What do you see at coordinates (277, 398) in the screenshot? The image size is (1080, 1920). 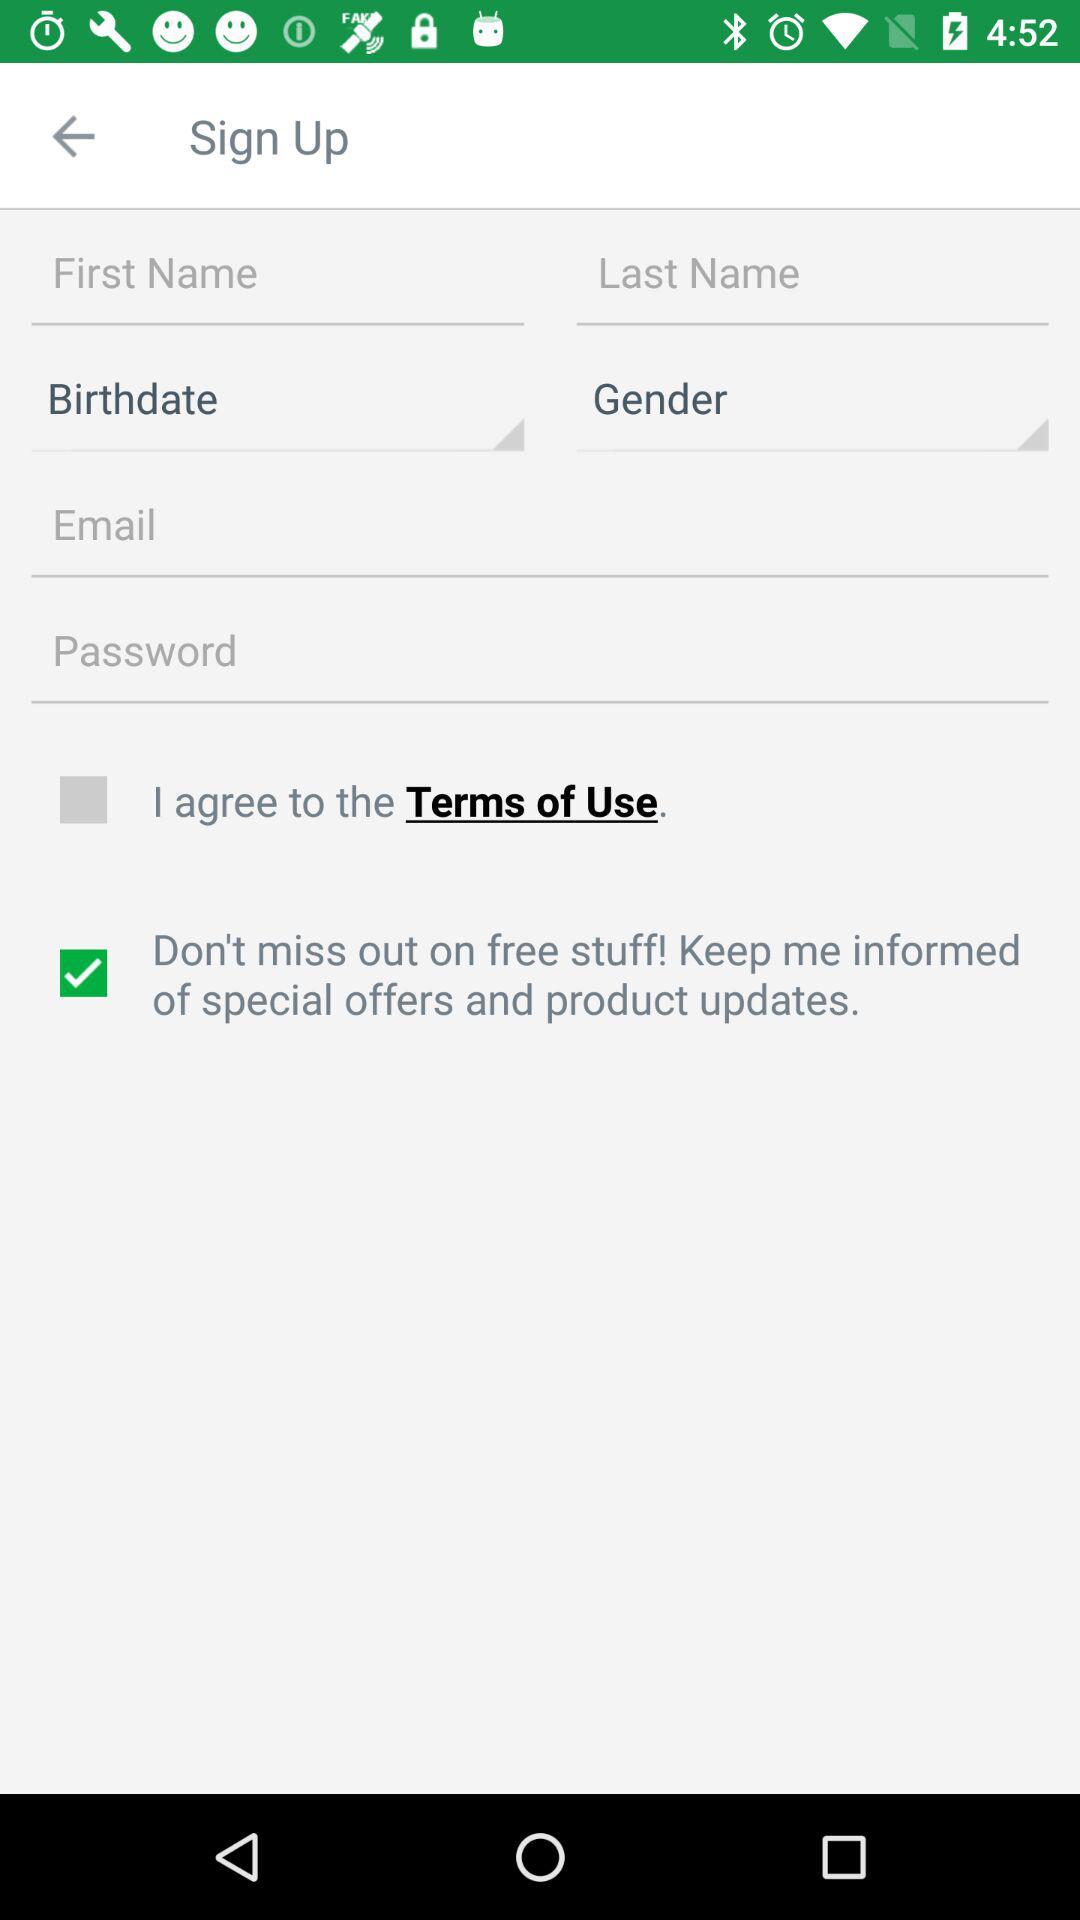 I see `the birthdate` at bounding box center [277, 398].